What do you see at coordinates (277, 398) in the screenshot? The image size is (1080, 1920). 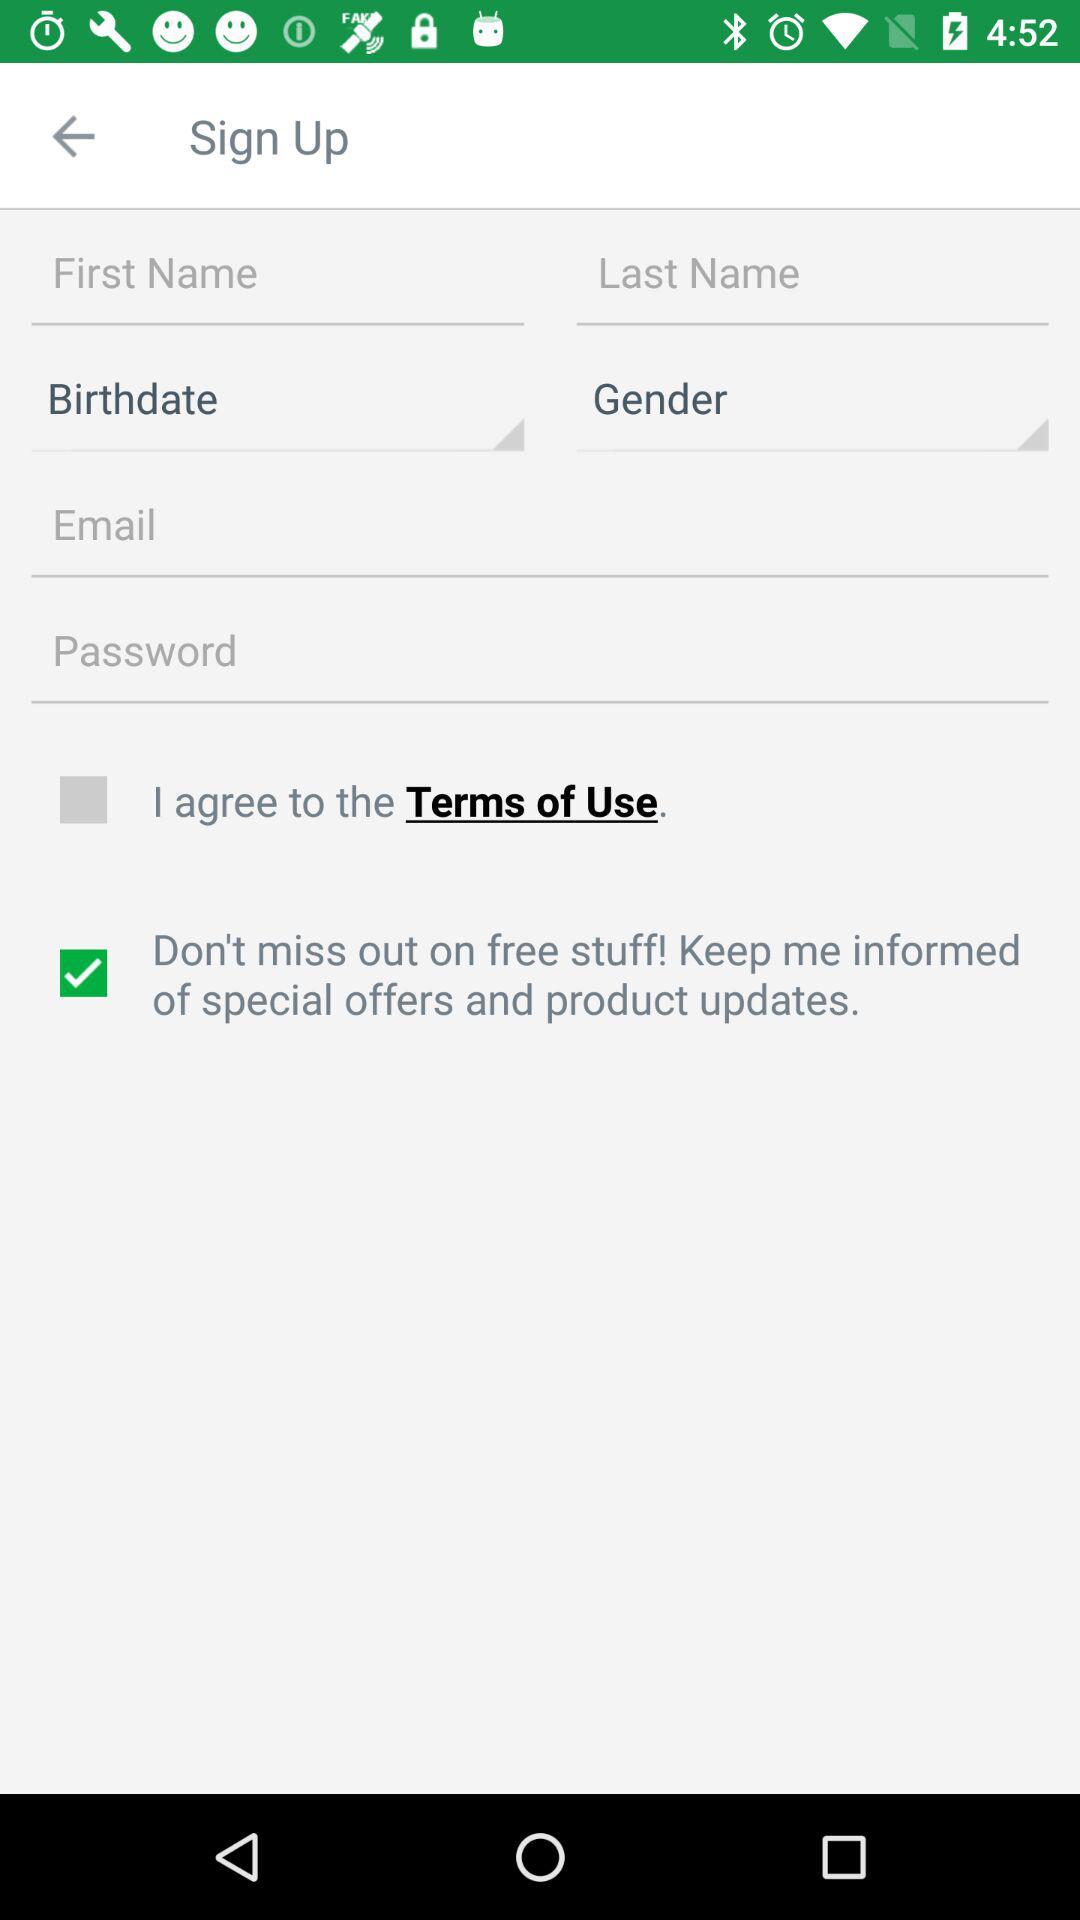 I see `the birthdate` at bounding box center [277, 398].